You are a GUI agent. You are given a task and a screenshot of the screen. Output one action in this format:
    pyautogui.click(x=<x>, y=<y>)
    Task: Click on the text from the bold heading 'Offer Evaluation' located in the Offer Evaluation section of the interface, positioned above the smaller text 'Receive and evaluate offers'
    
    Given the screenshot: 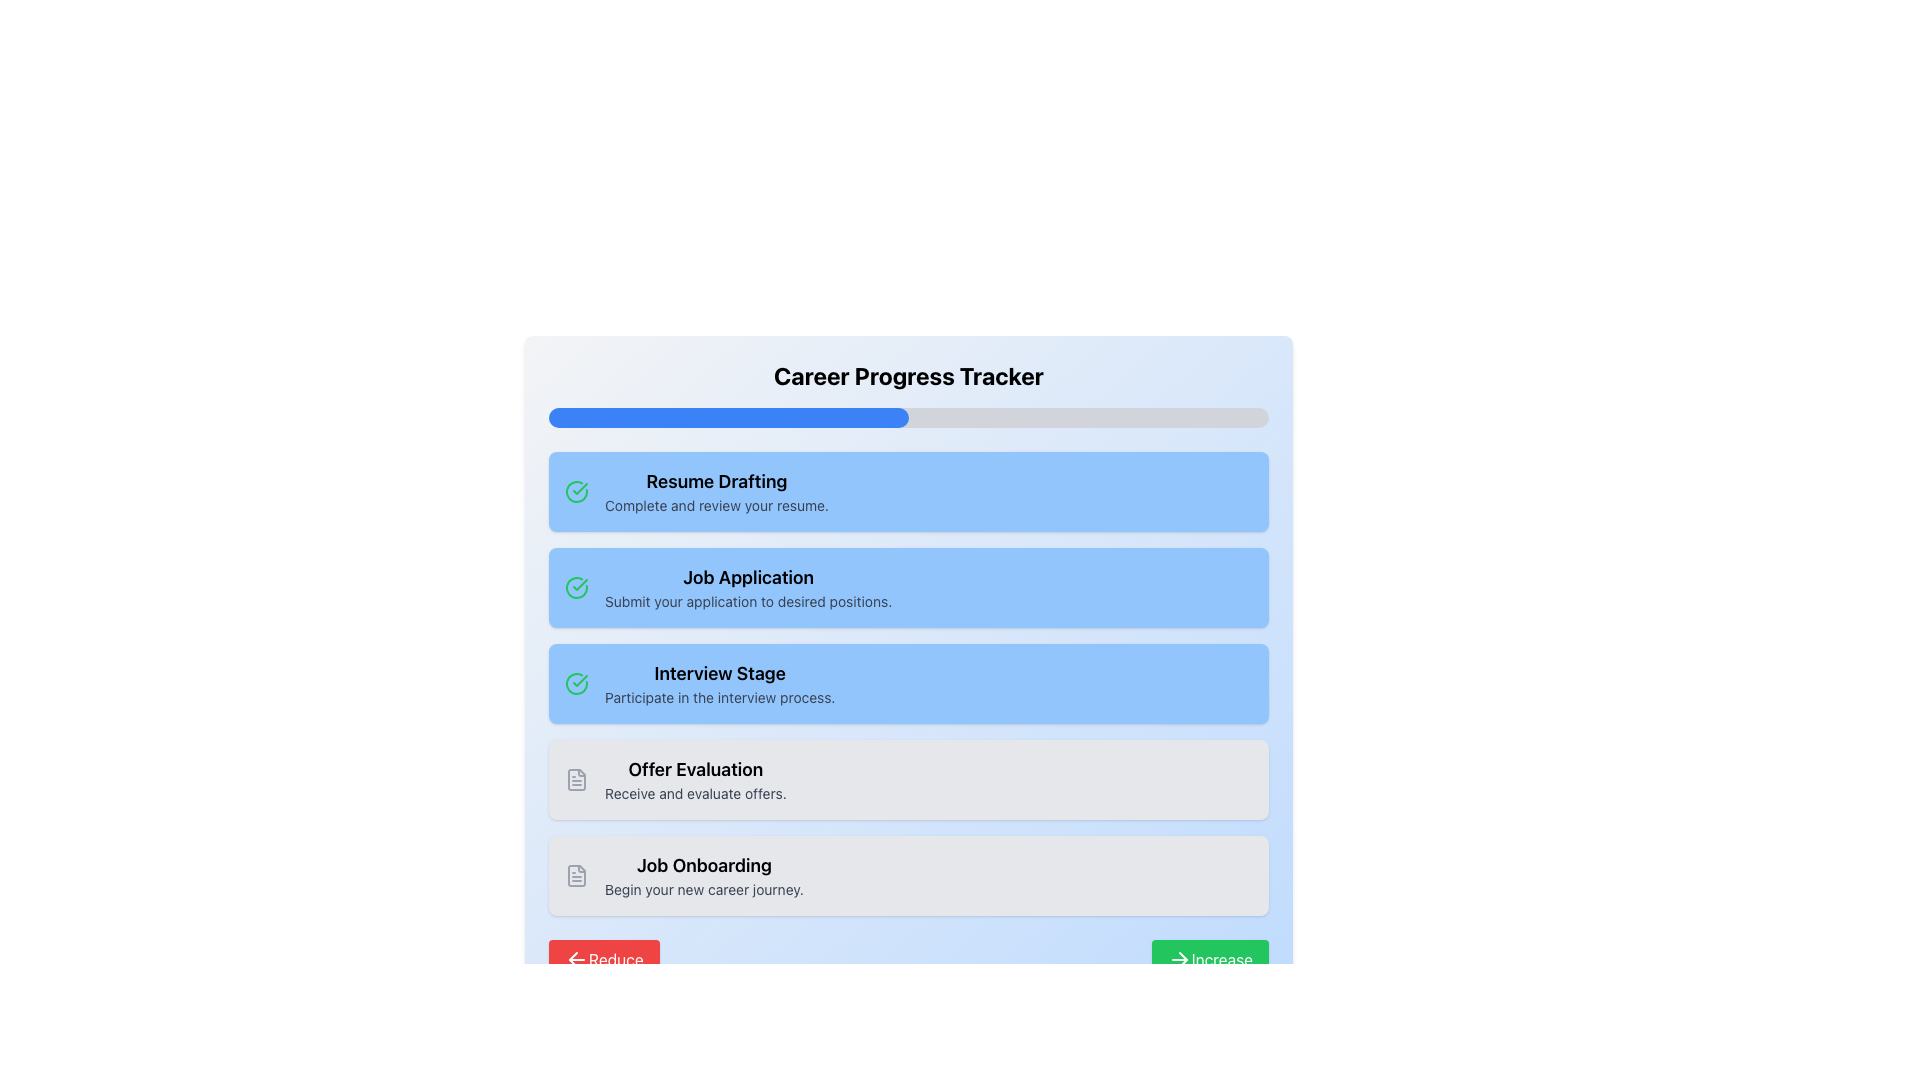 What is the action you would take?
    pyautogui.click(x=695, y=769)
    